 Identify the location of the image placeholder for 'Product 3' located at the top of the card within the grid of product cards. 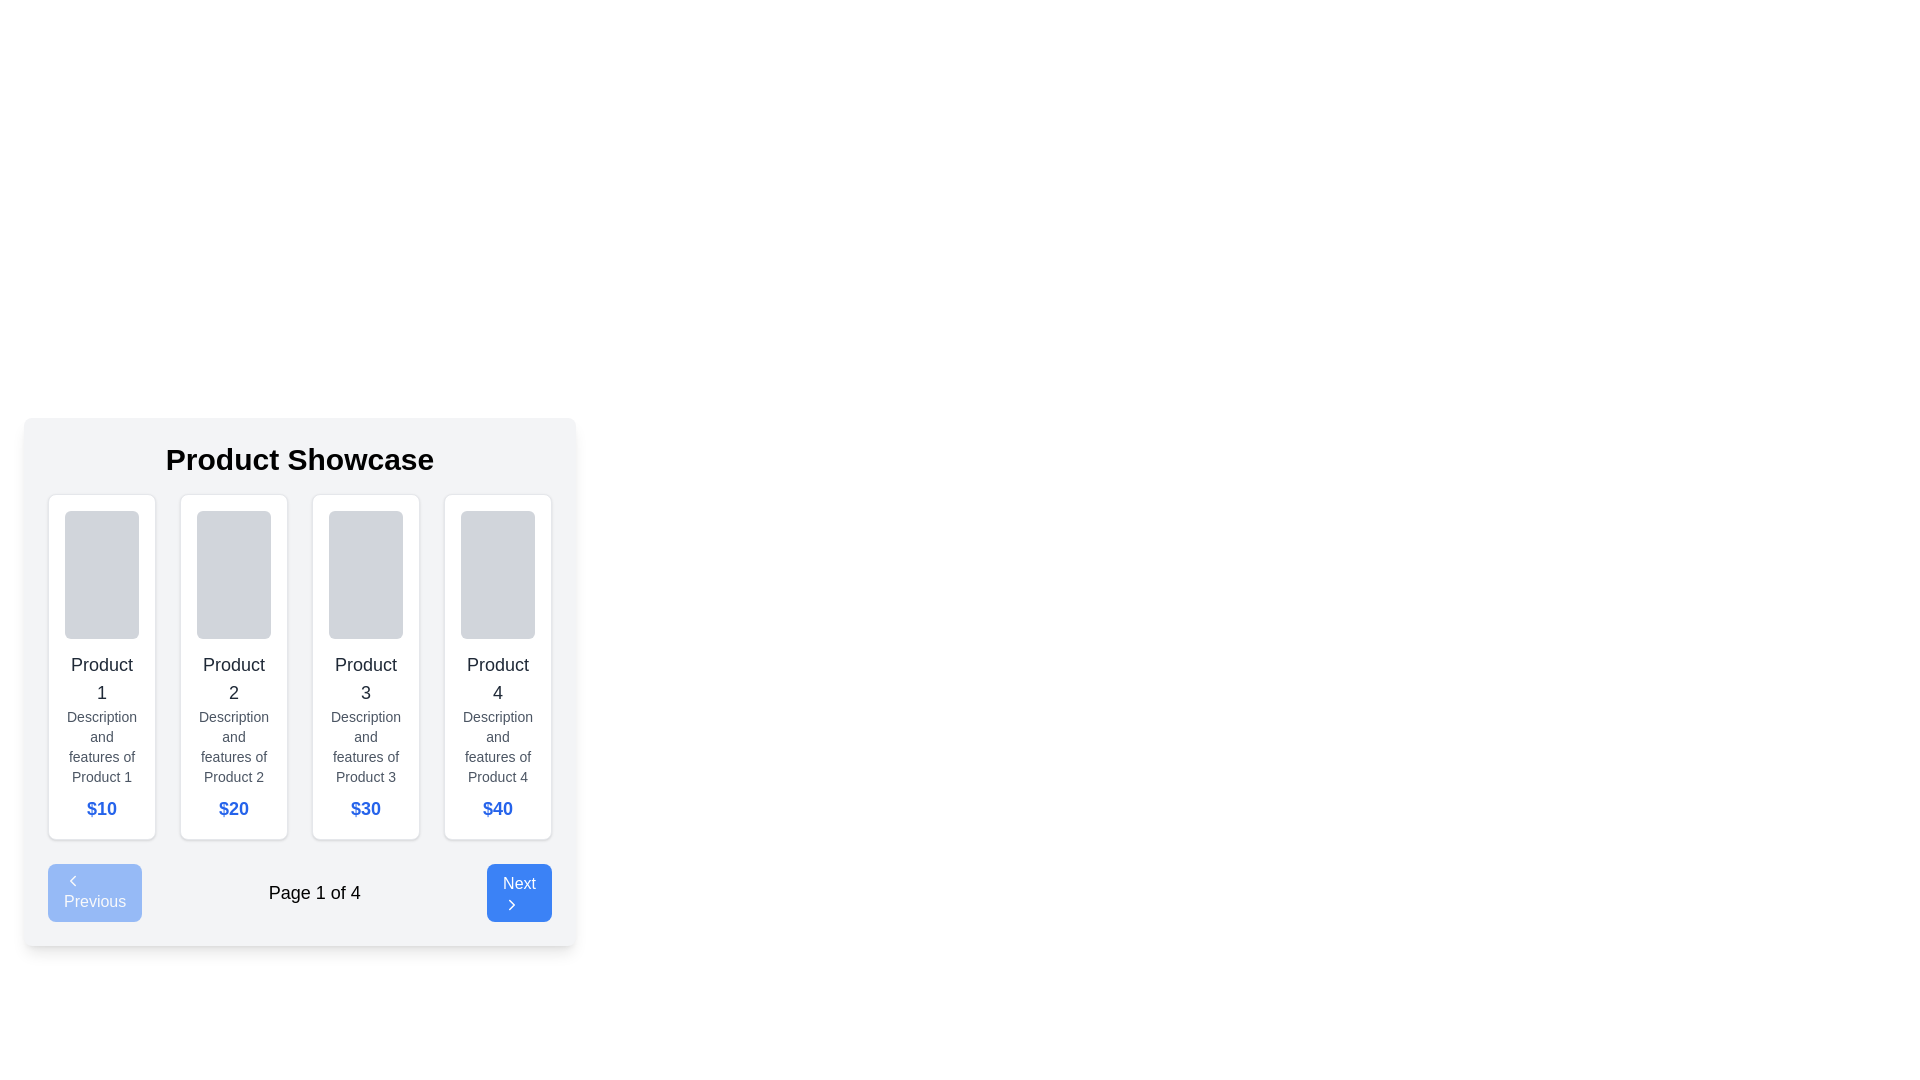
(365, 574).